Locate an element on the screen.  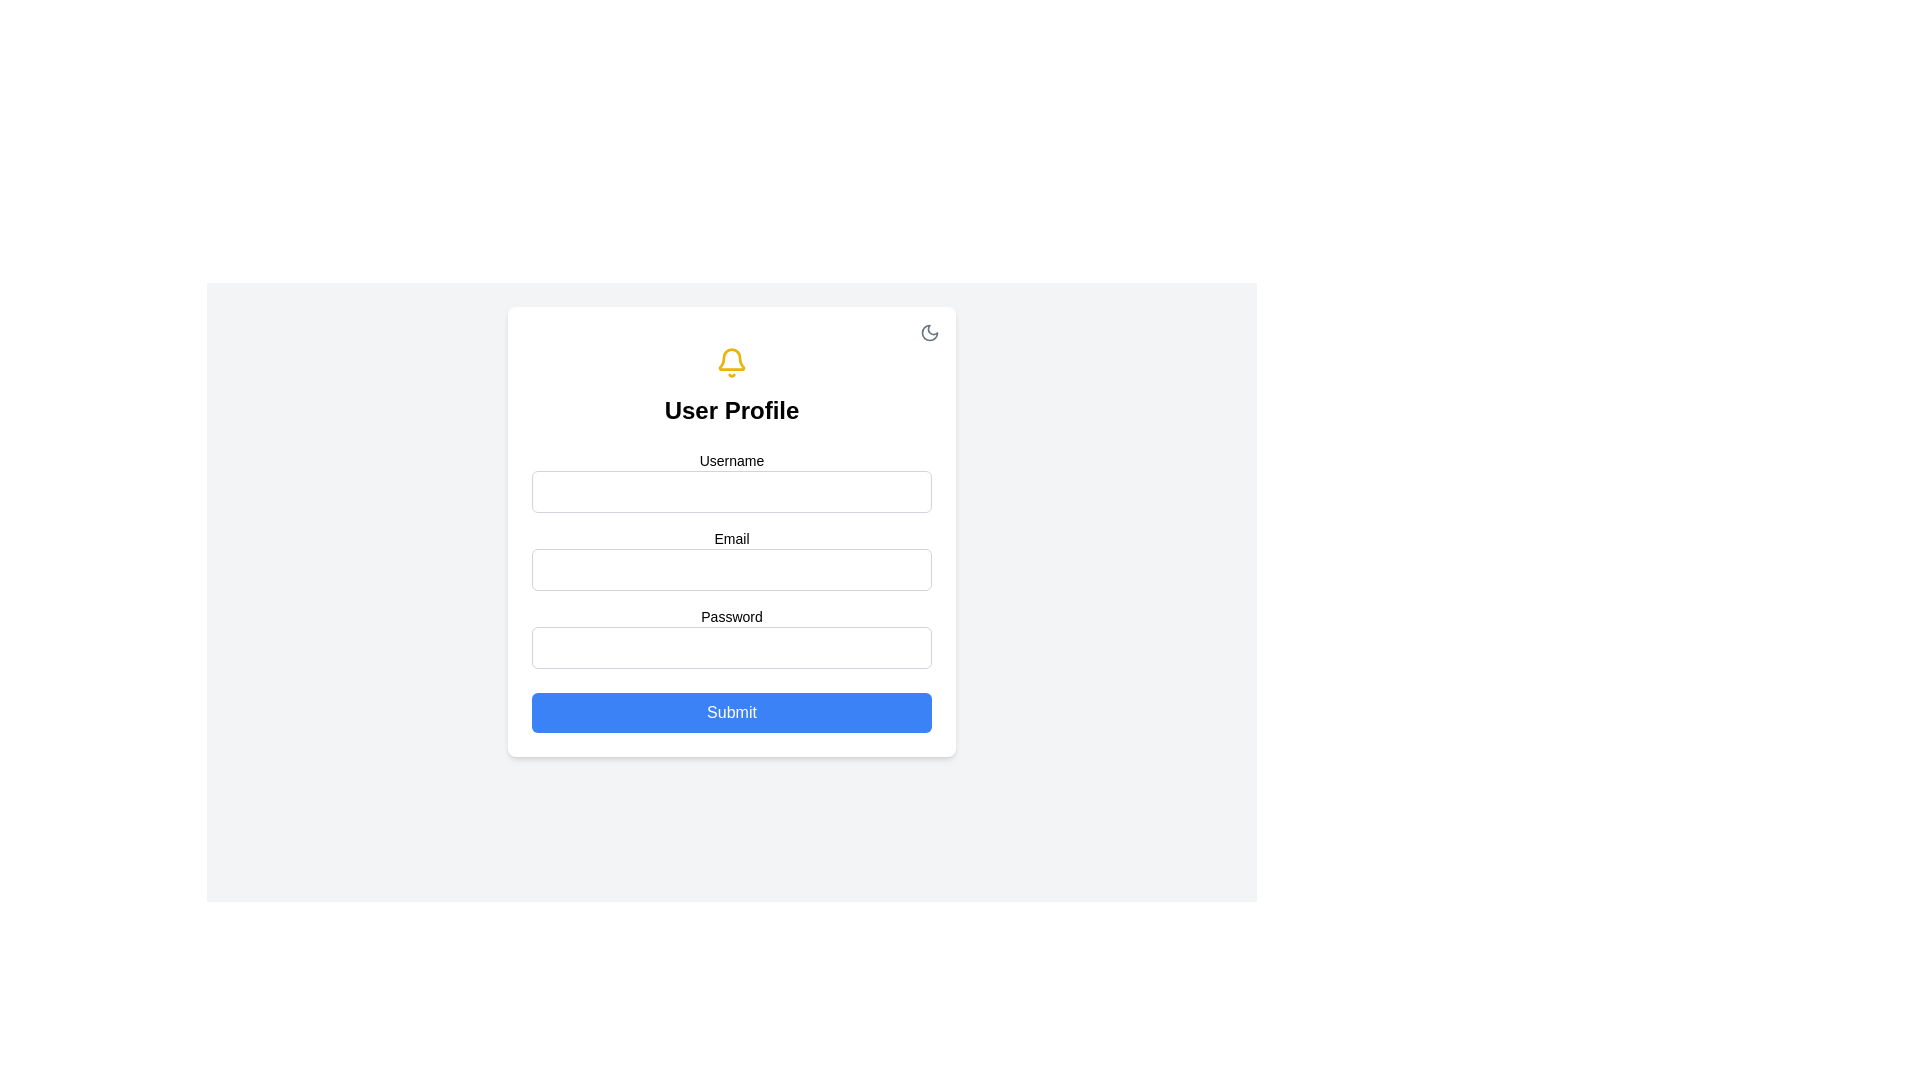
the 'Password' input field to focus on it, which is the third input field in the vertical form labeled 'Password' is located at coordinates (730, 637).